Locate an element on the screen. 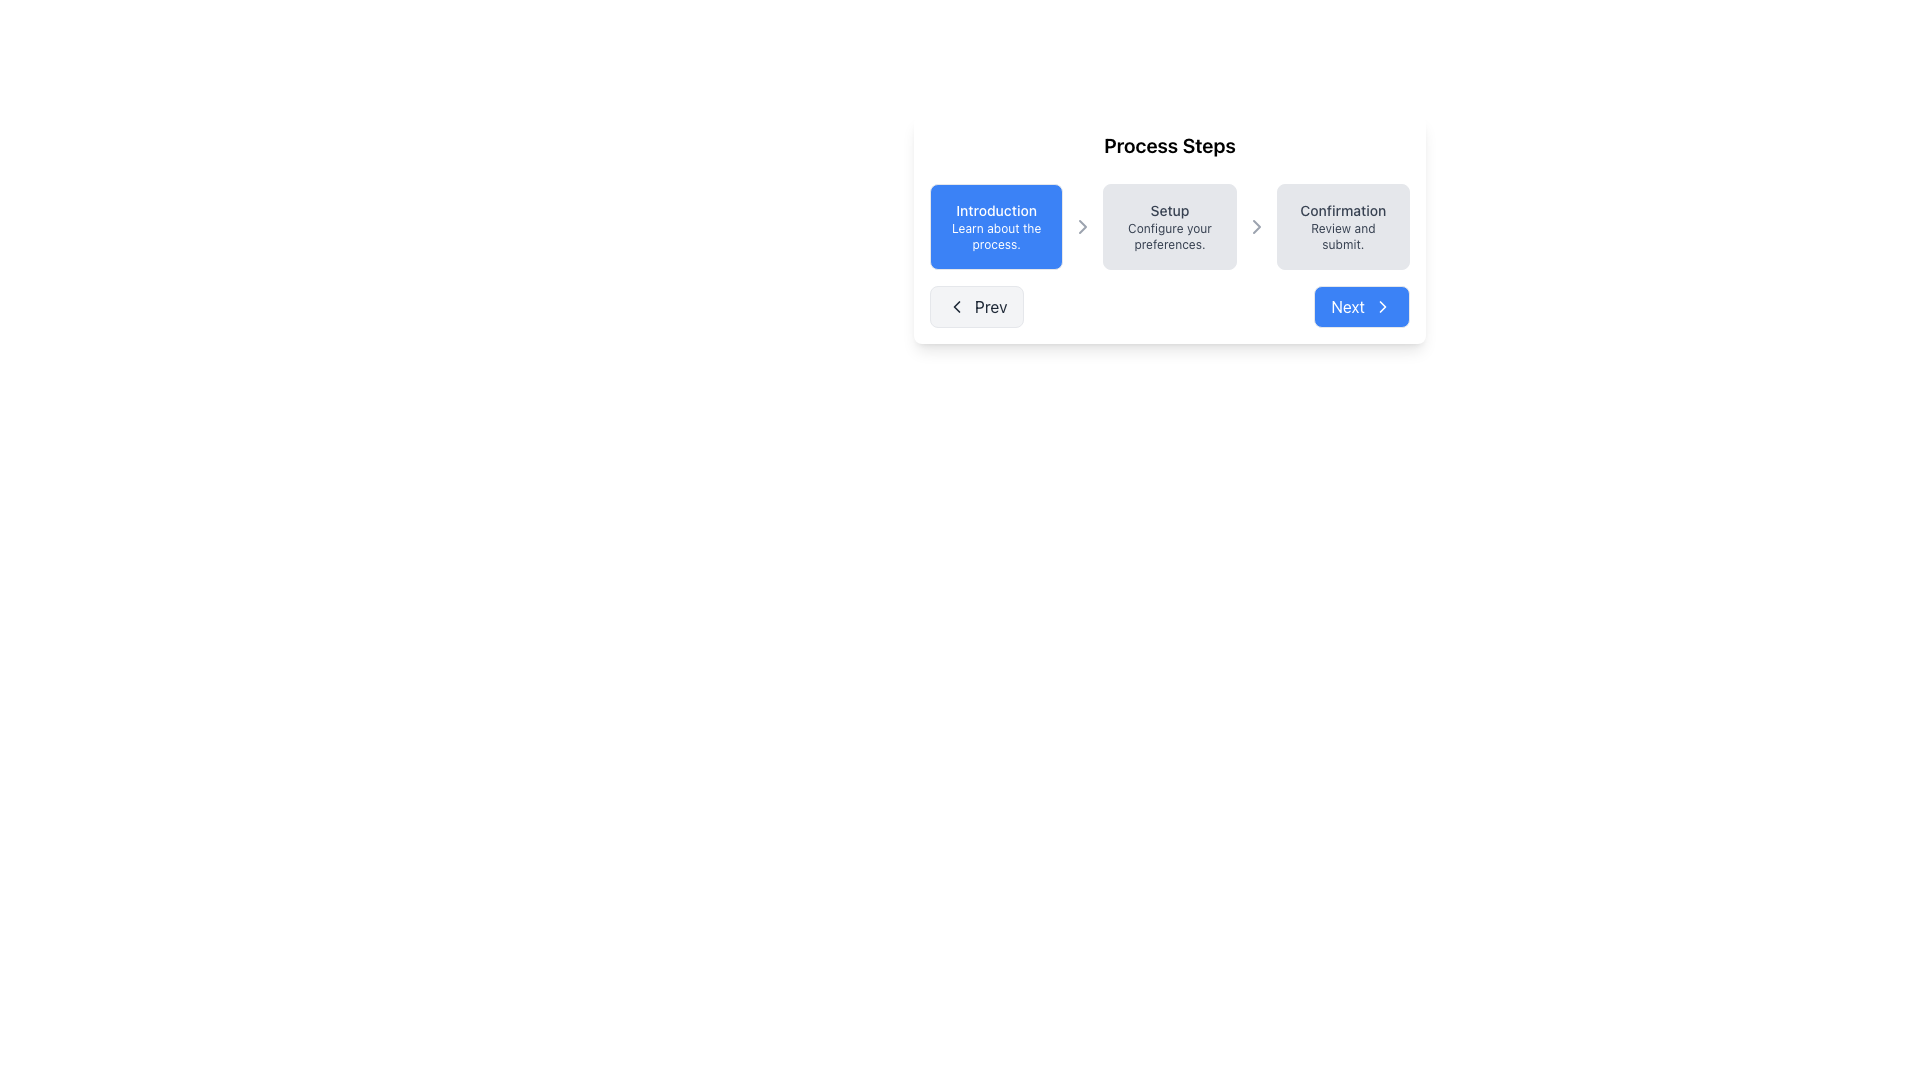  the SVG Graphic (Arrow Icon) located within the 'Prev' button, positioned to the left of the step indicators in the process steps interface is located at coordinates (955, 307).